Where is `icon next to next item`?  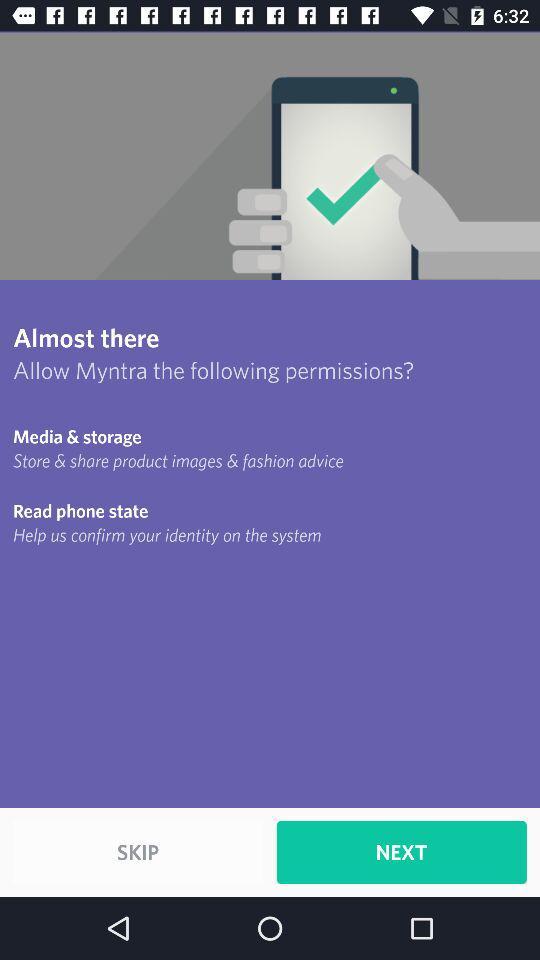 icon next to next item is located at coordinates (137, 851).